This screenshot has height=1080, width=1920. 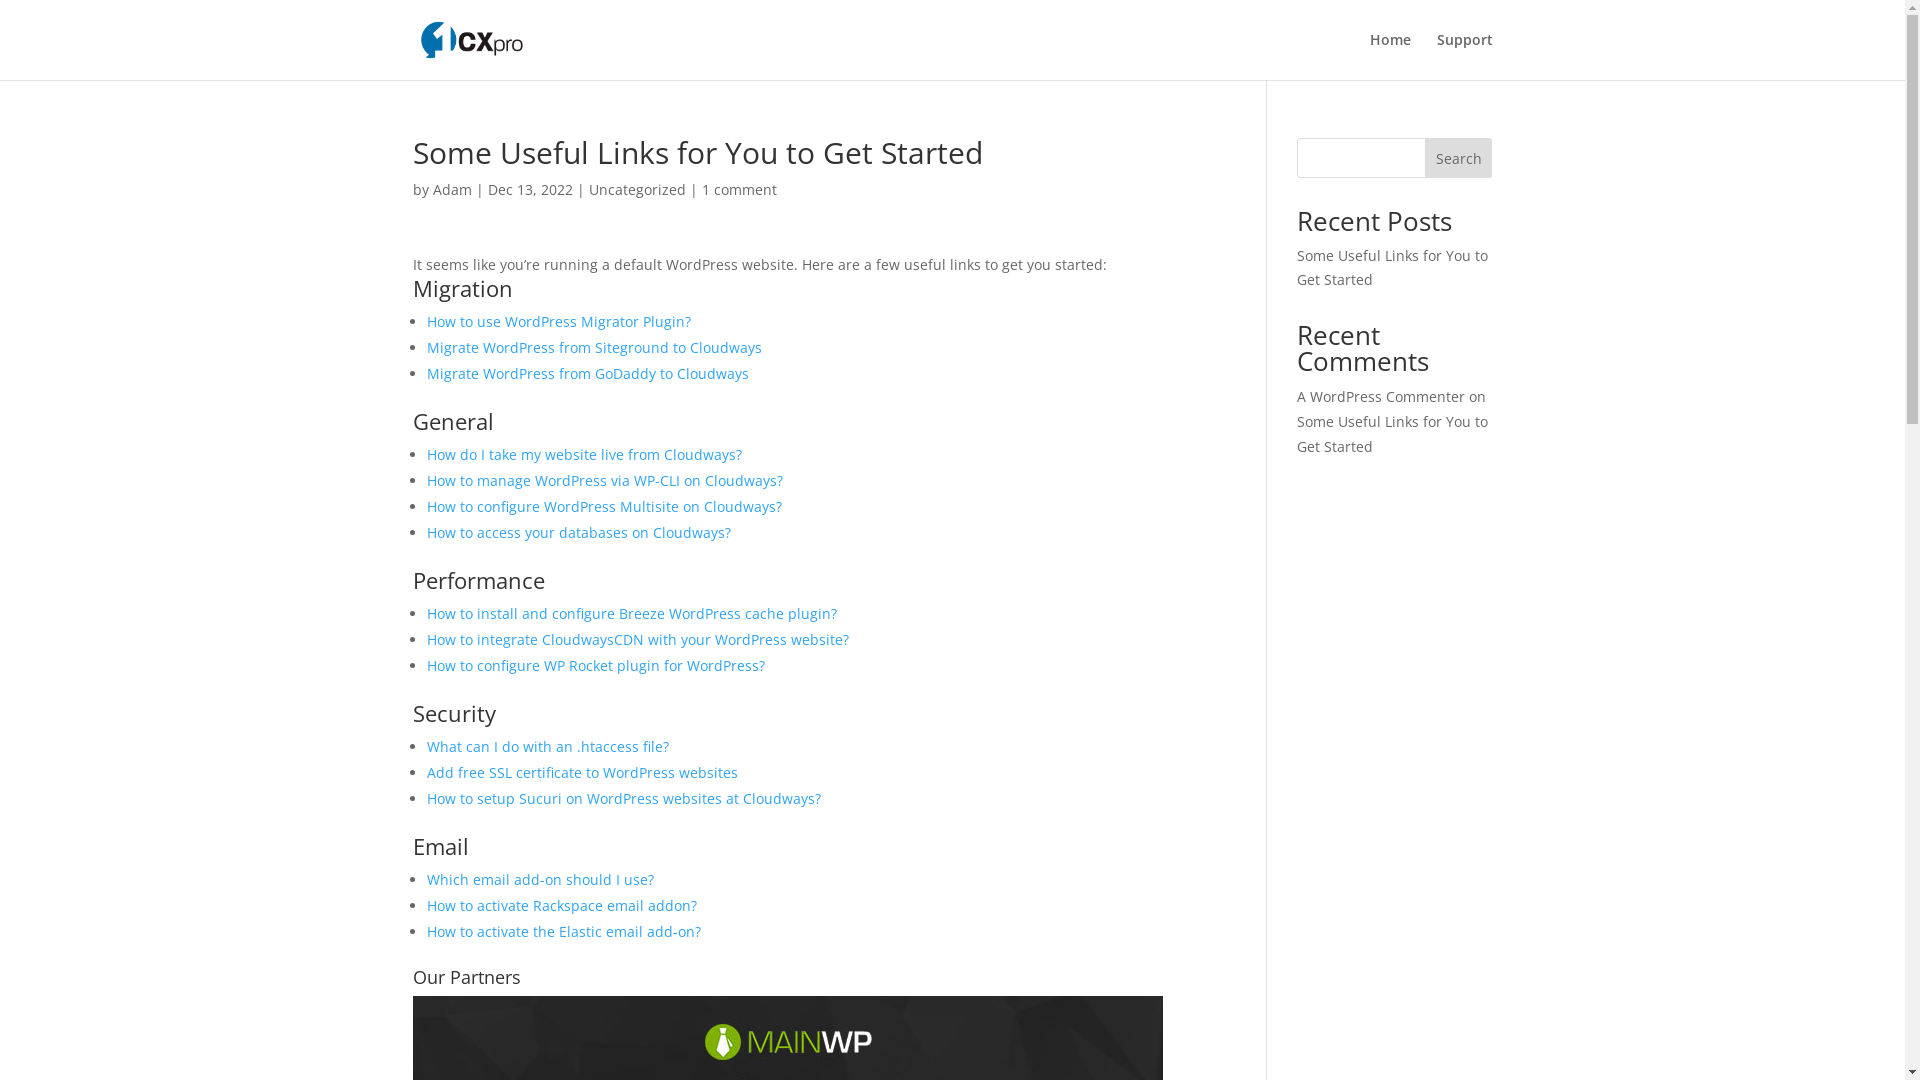 I want to click on 'Support', so click(x=1464, y=55).